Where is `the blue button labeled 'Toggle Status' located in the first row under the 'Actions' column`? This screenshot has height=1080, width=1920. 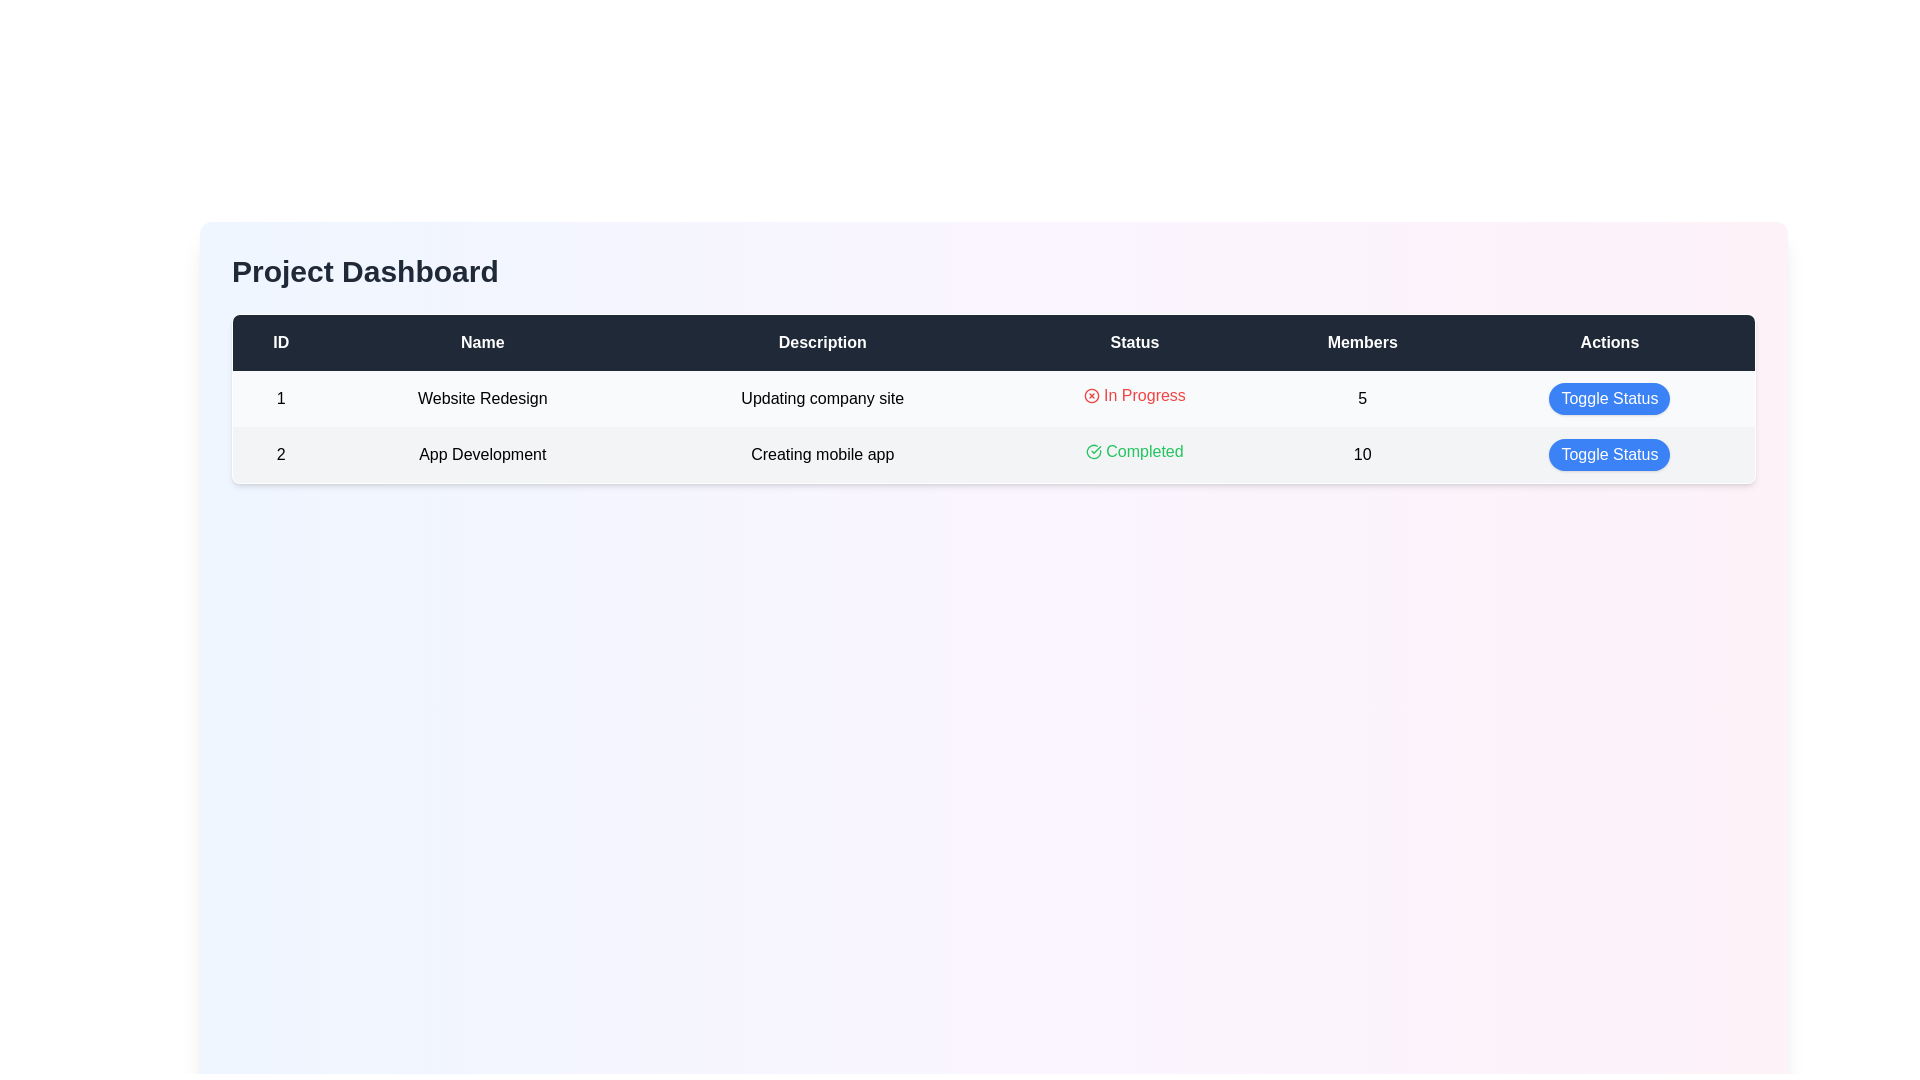 the blue button labeled 'Toggle Status' located in the first row under the 'Actions' column is located at coordinates (1609, 398).